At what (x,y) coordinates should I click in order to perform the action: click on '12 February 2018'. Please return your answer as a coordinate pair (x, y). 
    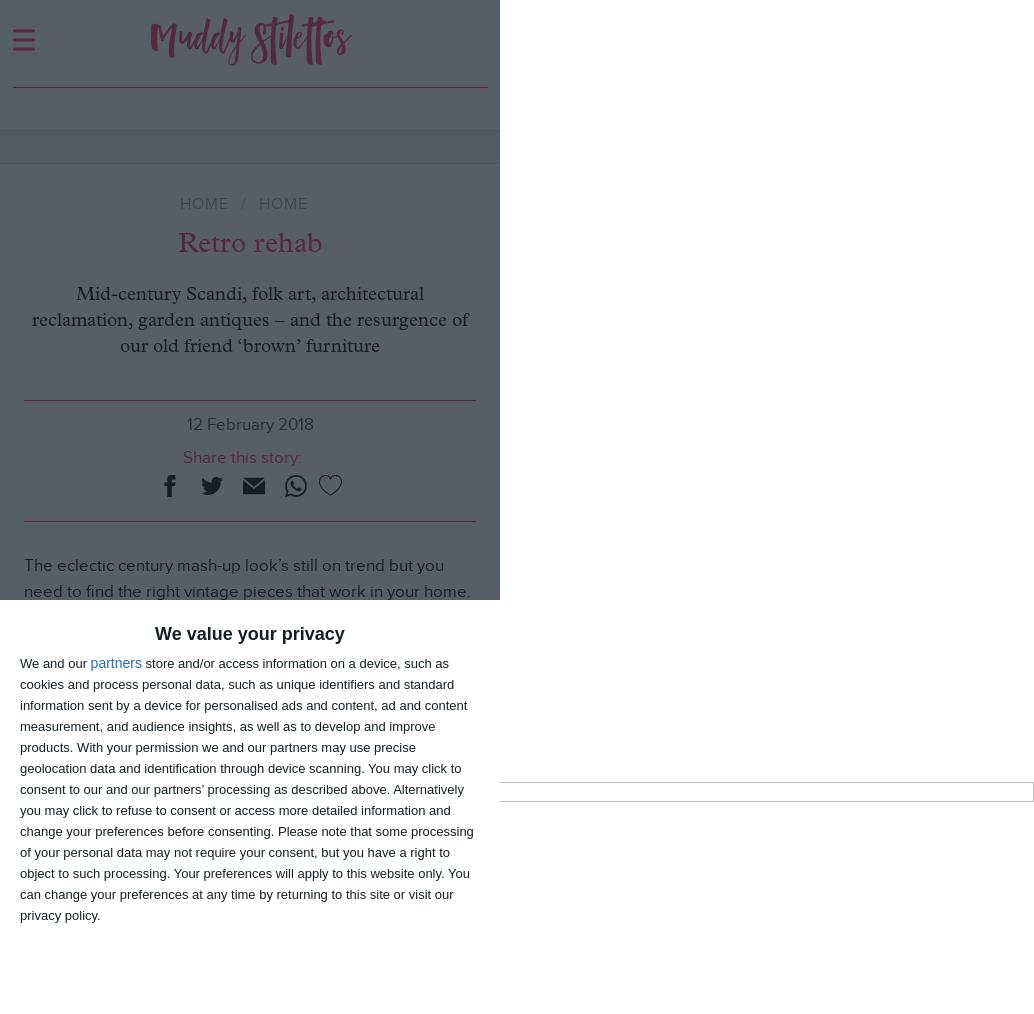
    Looking at the image, I should click on (249, 424).